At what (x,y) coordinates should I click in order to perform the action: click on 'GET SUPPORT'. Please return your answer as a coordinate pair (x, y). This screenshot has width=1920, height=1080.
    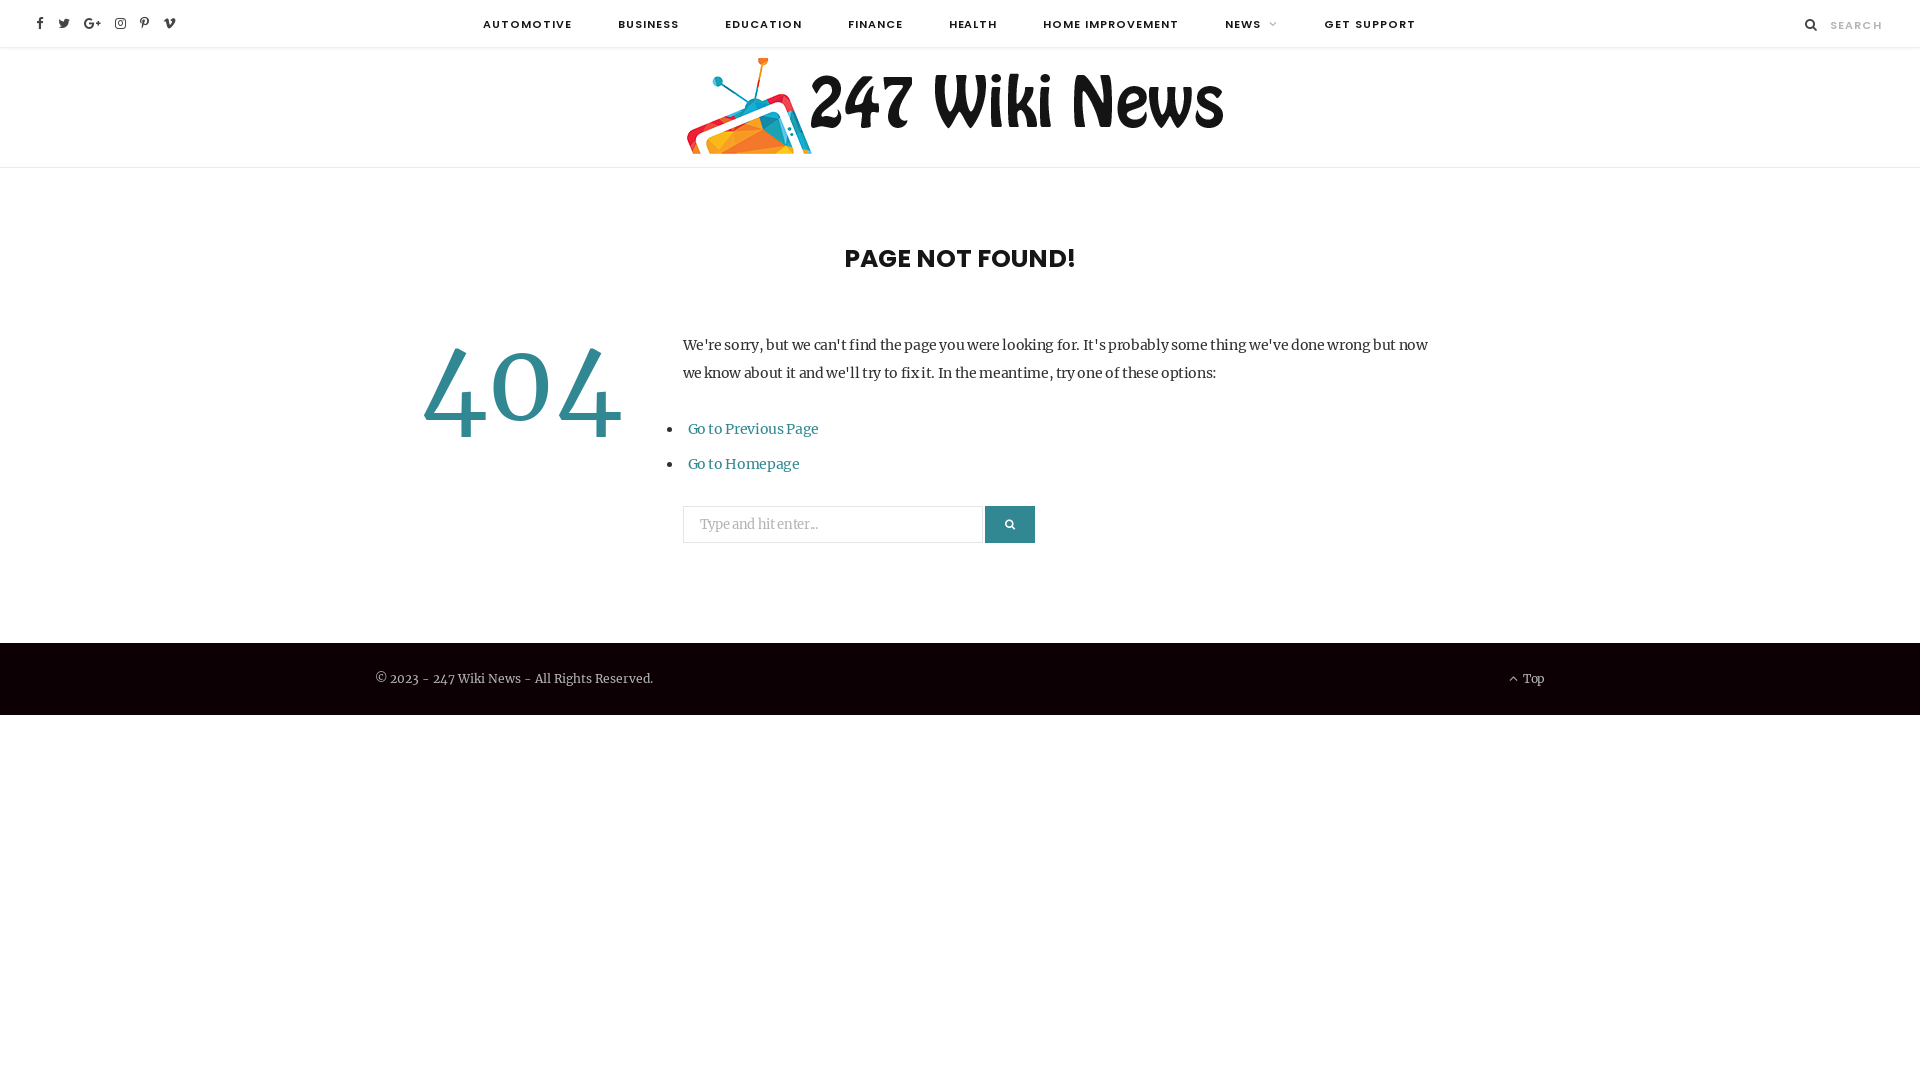
    Looking at the image, I should click on (1302, 23).